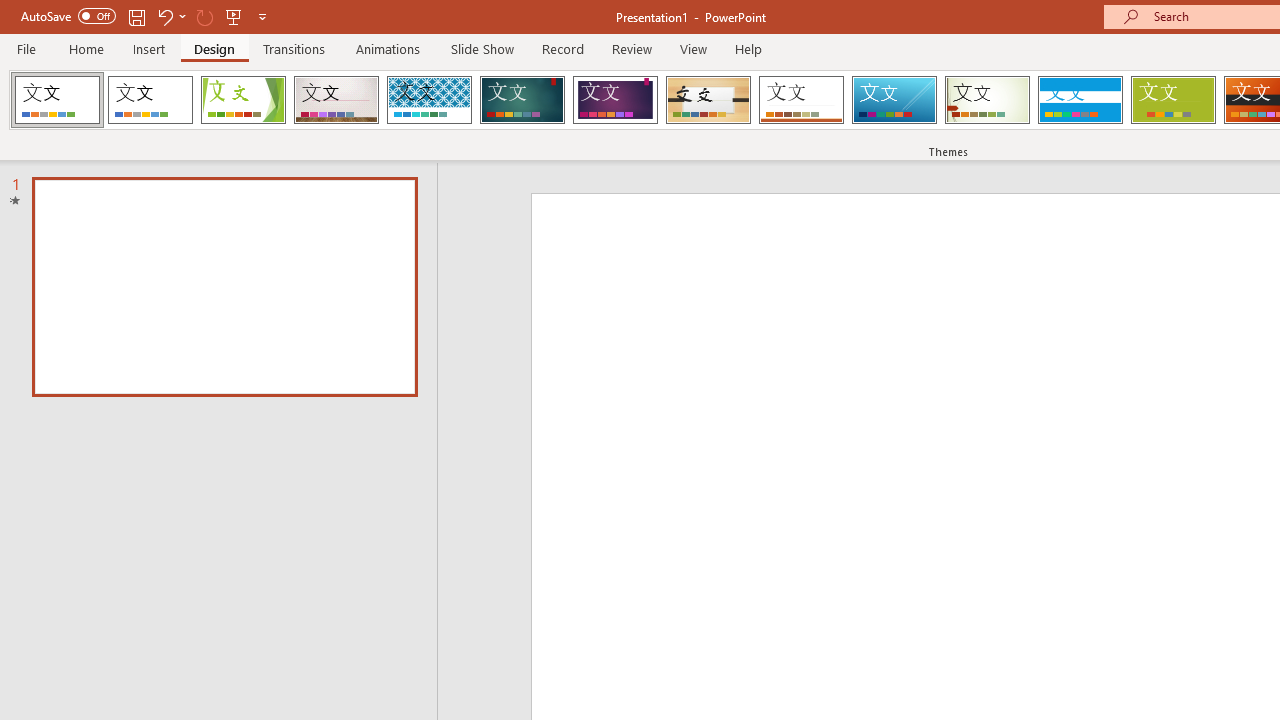 The image size is (1280, 720). Describe the element at coordinates (708, 100) in the screenshot. I see `'Organic Loading Preview...'` at that location.